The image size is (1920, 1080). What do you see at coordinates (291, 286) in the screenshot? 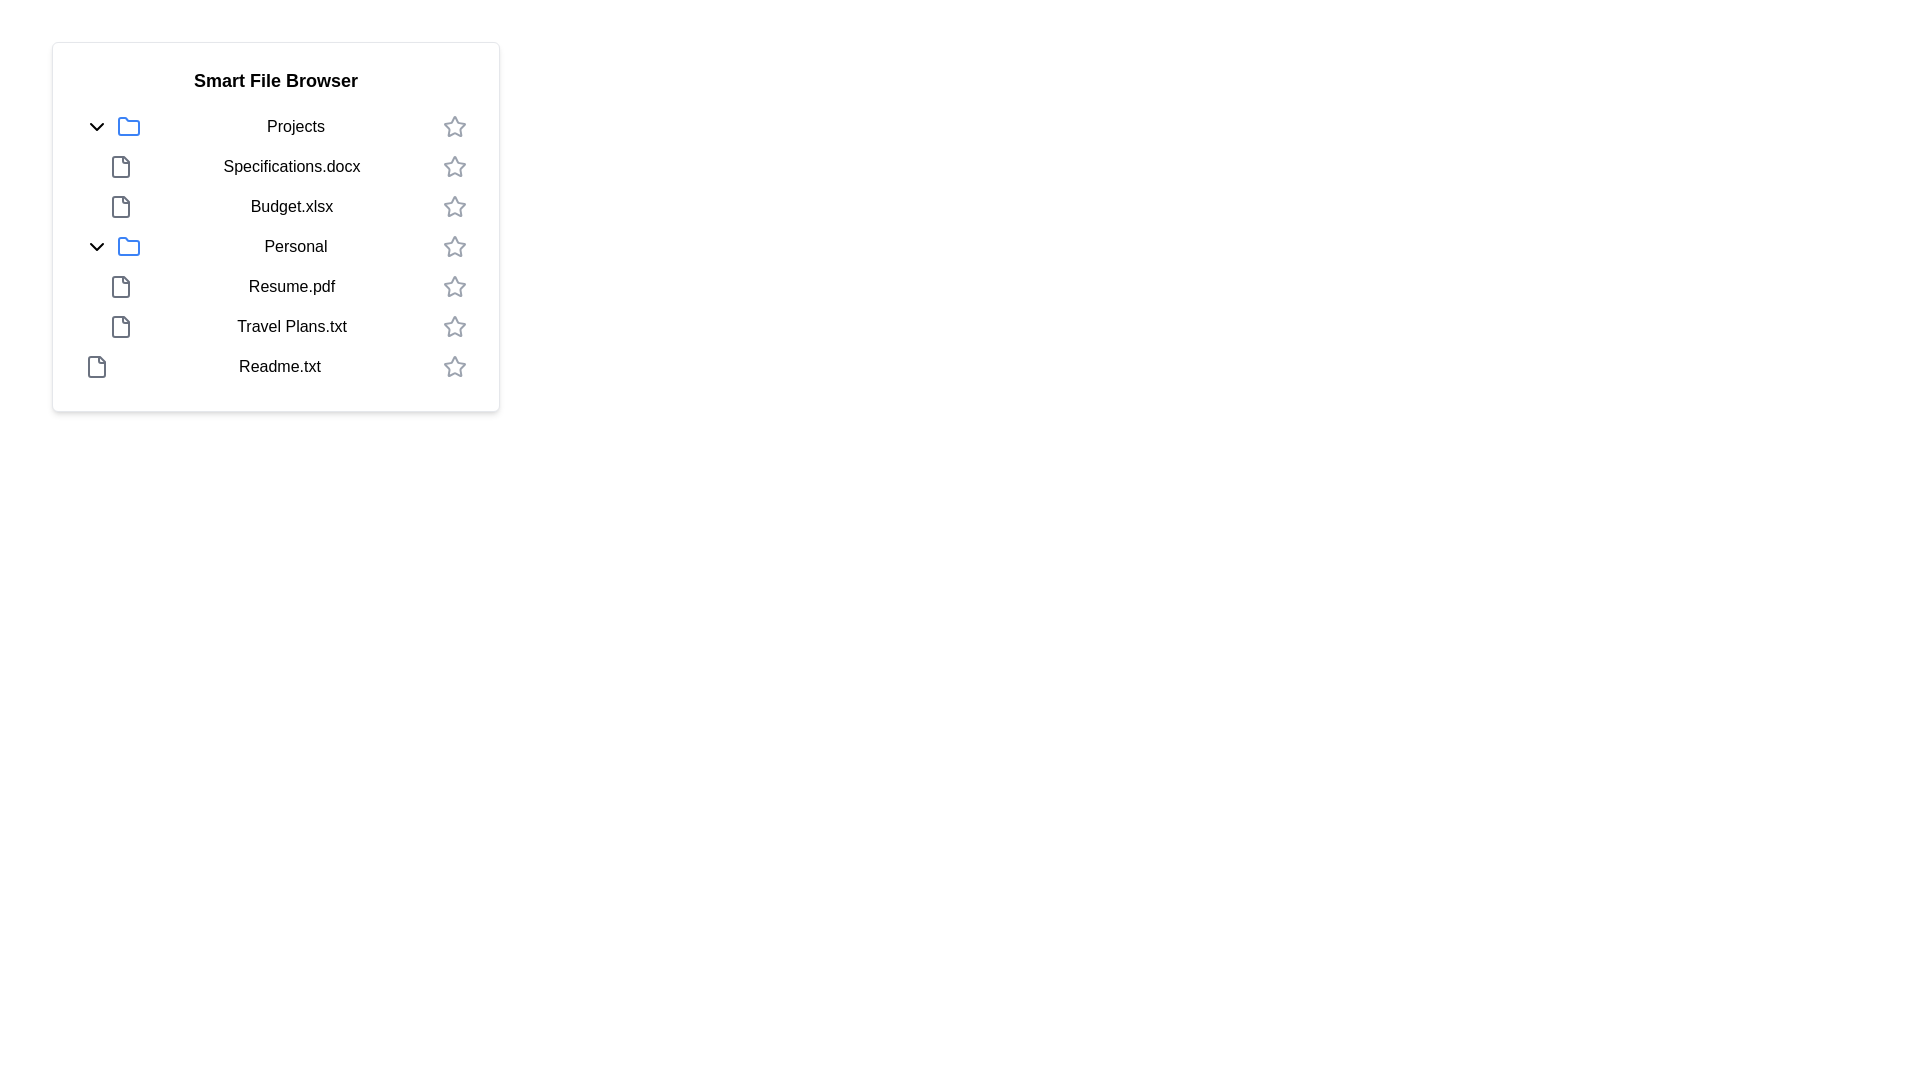
I see `the text label 'Resume.pdf' located under the 'Personal' folder section, positioned as the second entry after the file icon` at bounding box center [291, 286].